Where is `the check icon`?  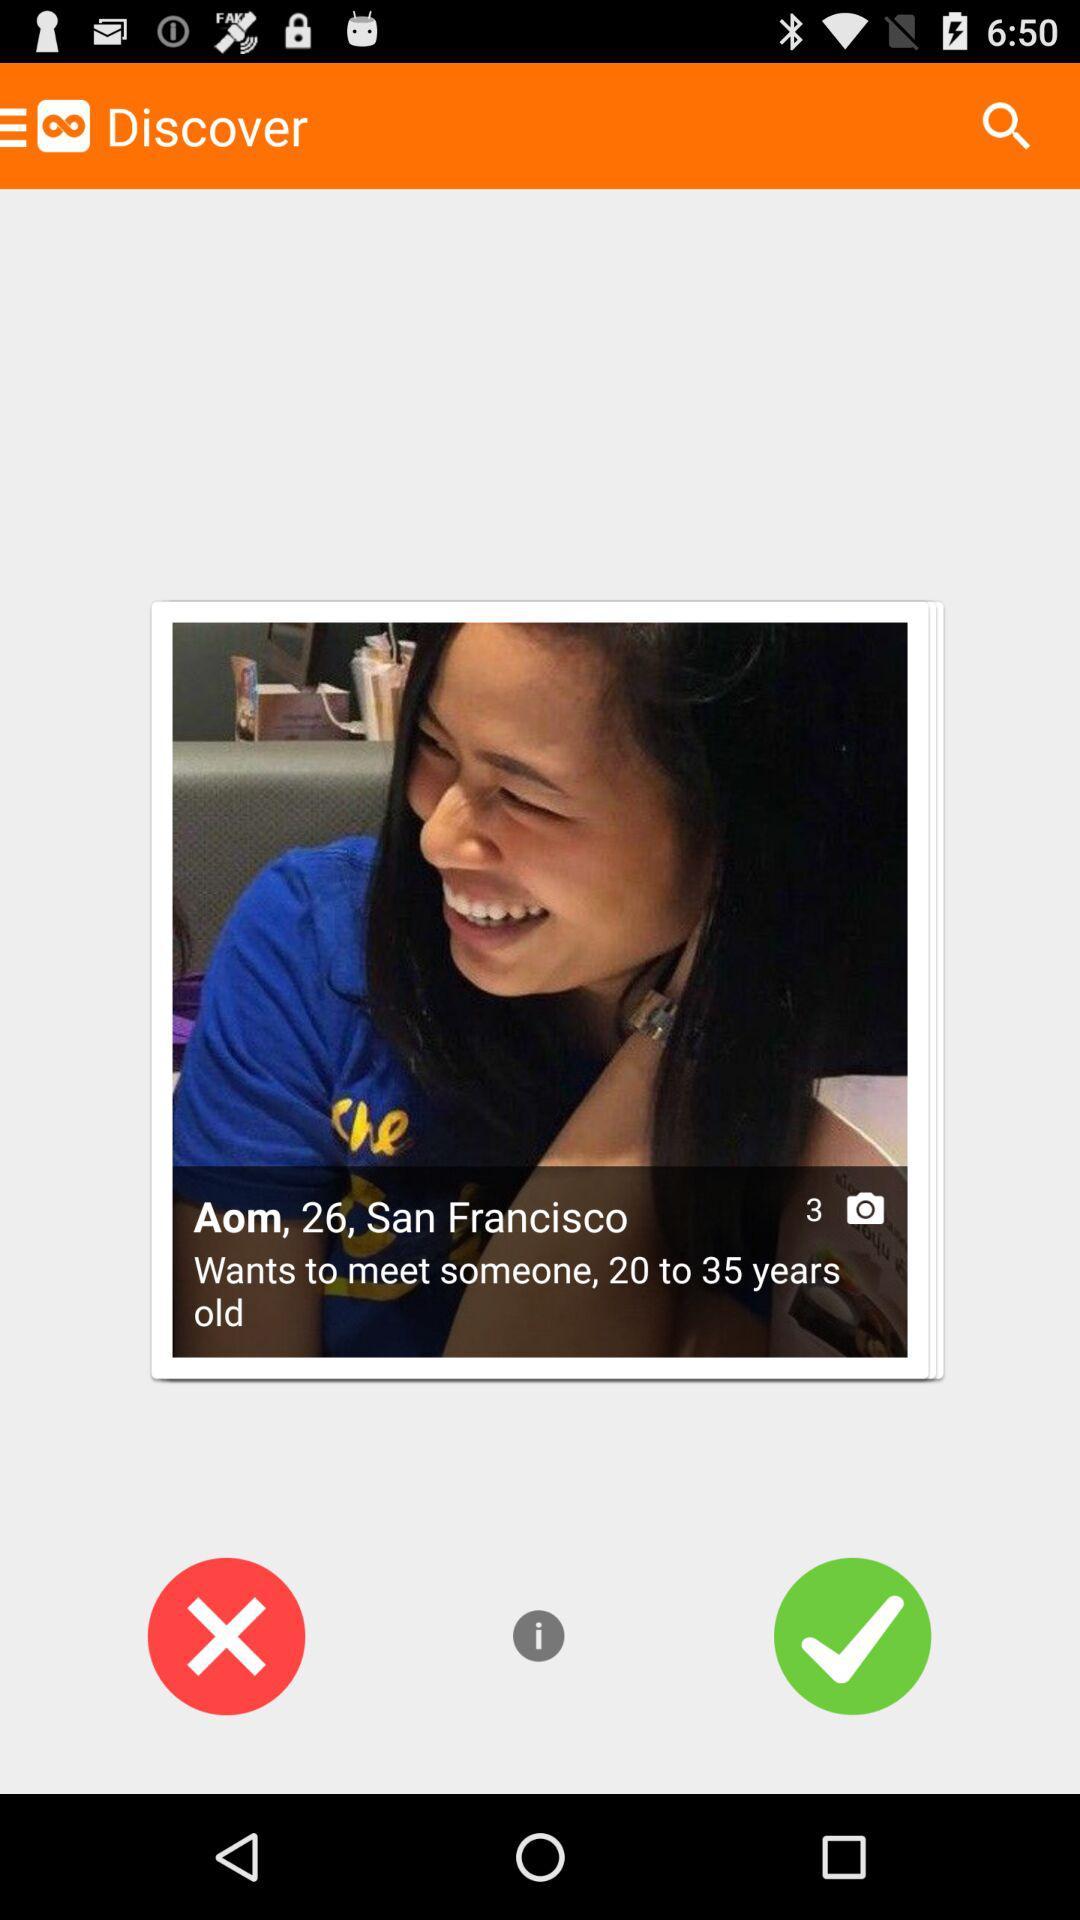 the check icon is located at coordinates (852, 1750).